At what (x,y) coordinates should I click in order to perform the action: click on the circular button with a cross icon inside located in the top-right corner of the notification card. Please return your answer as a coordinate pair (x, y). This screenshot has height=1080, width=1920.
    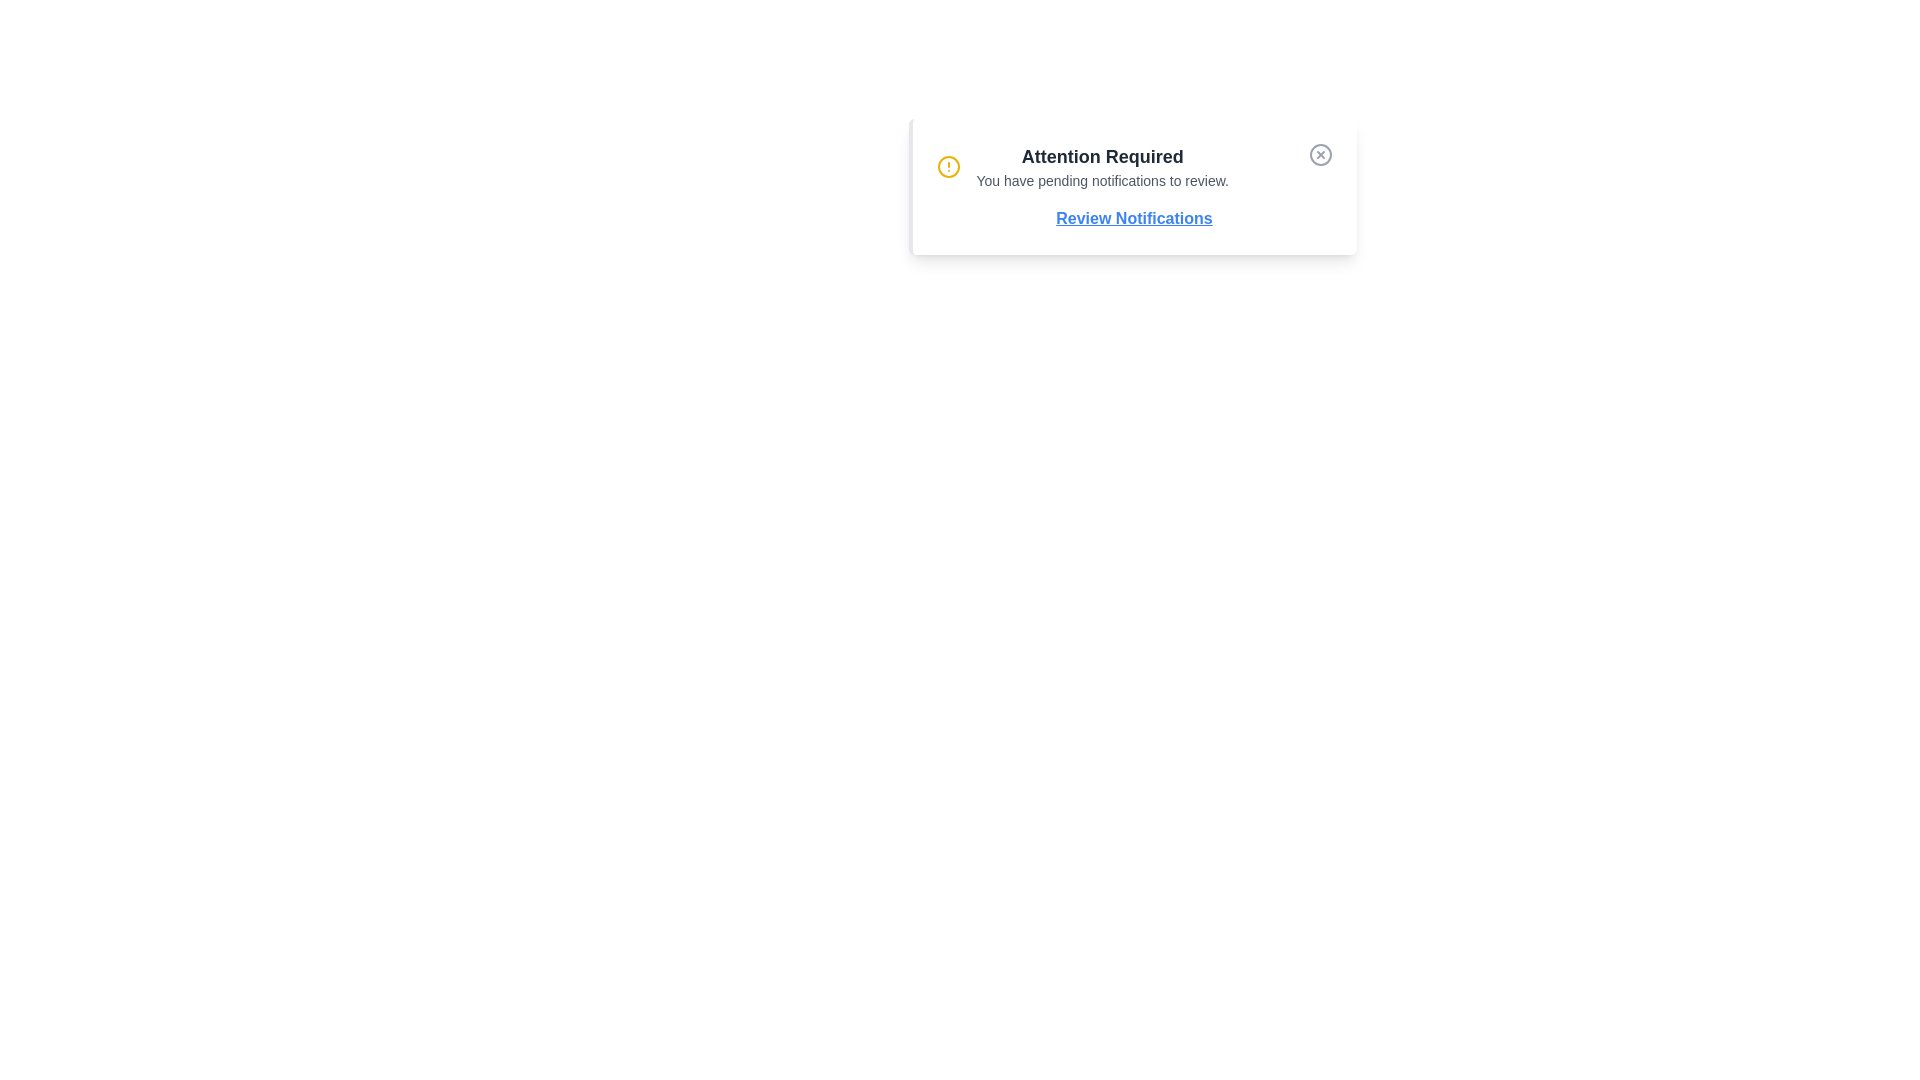
    Looking at the image, I should click on (1320, 153).